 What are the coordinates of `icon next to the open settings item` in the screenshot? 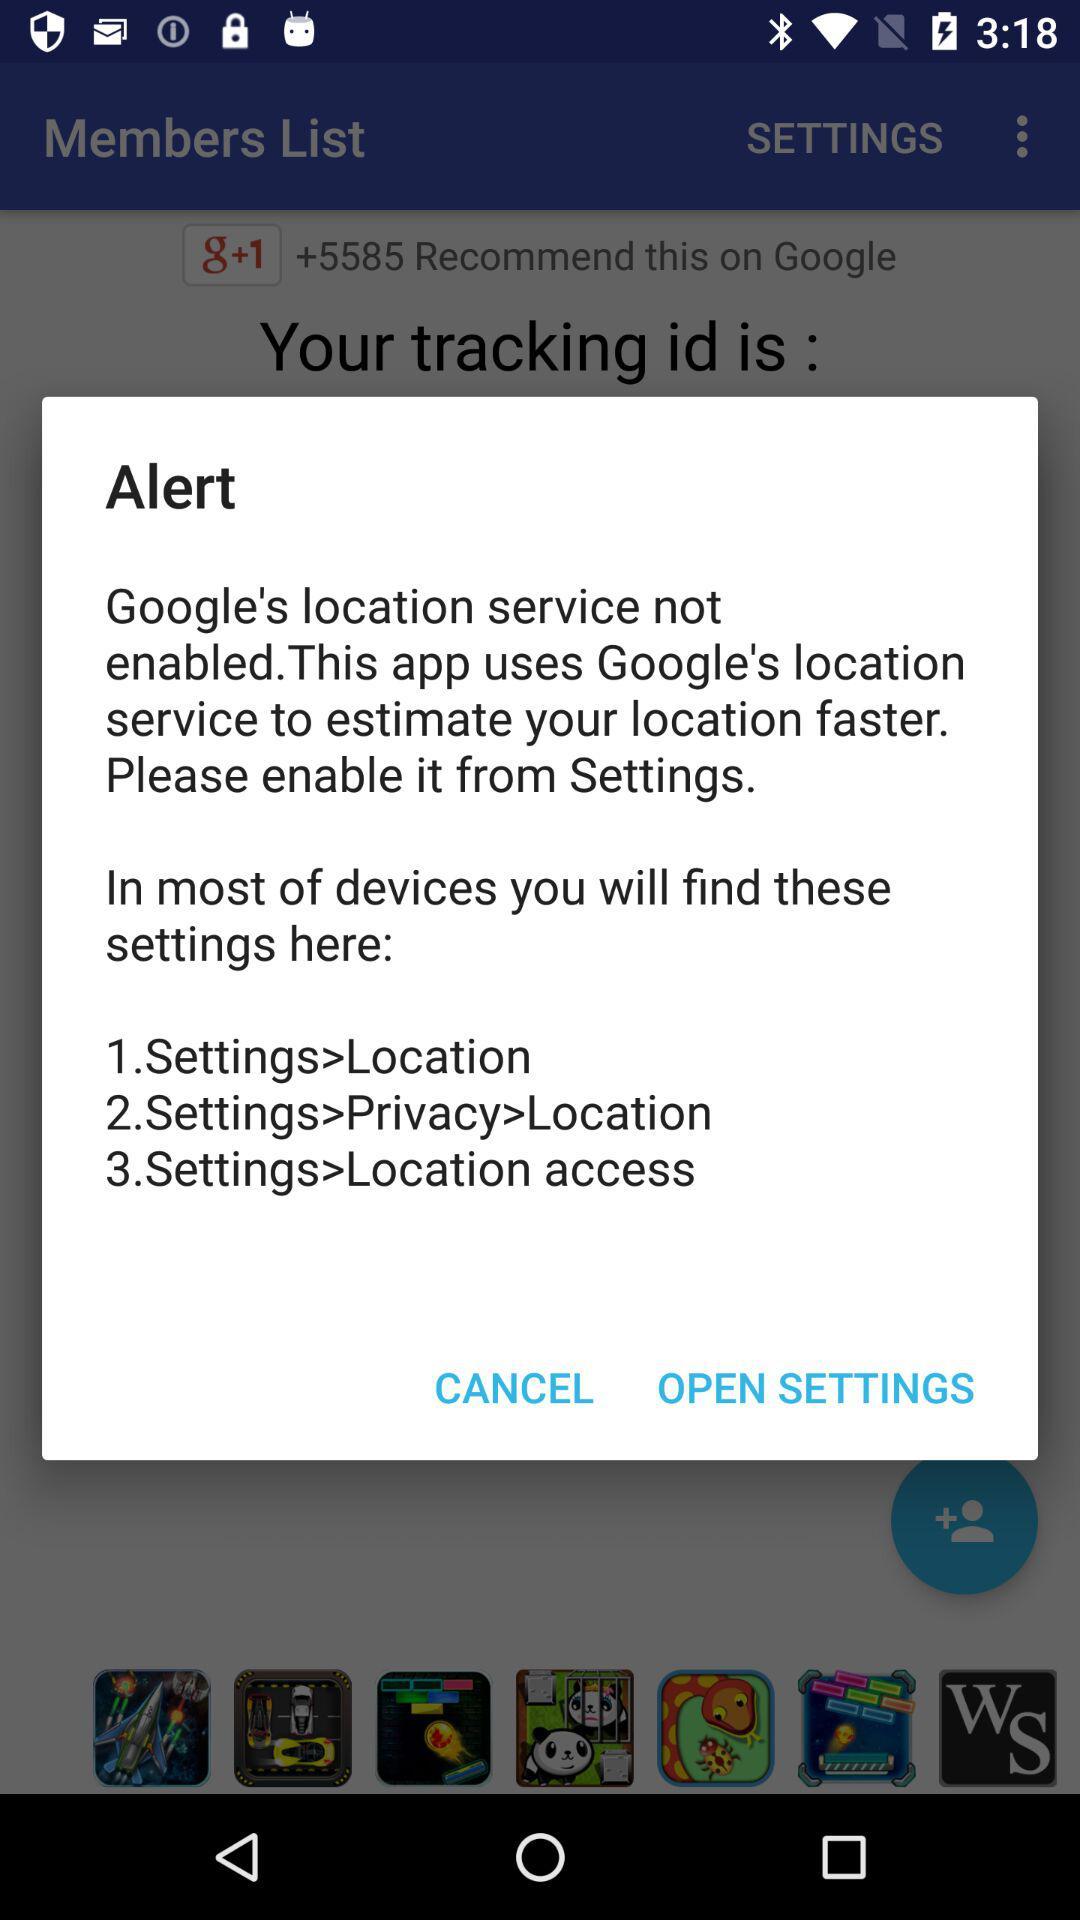 It's located at (513, 1385).